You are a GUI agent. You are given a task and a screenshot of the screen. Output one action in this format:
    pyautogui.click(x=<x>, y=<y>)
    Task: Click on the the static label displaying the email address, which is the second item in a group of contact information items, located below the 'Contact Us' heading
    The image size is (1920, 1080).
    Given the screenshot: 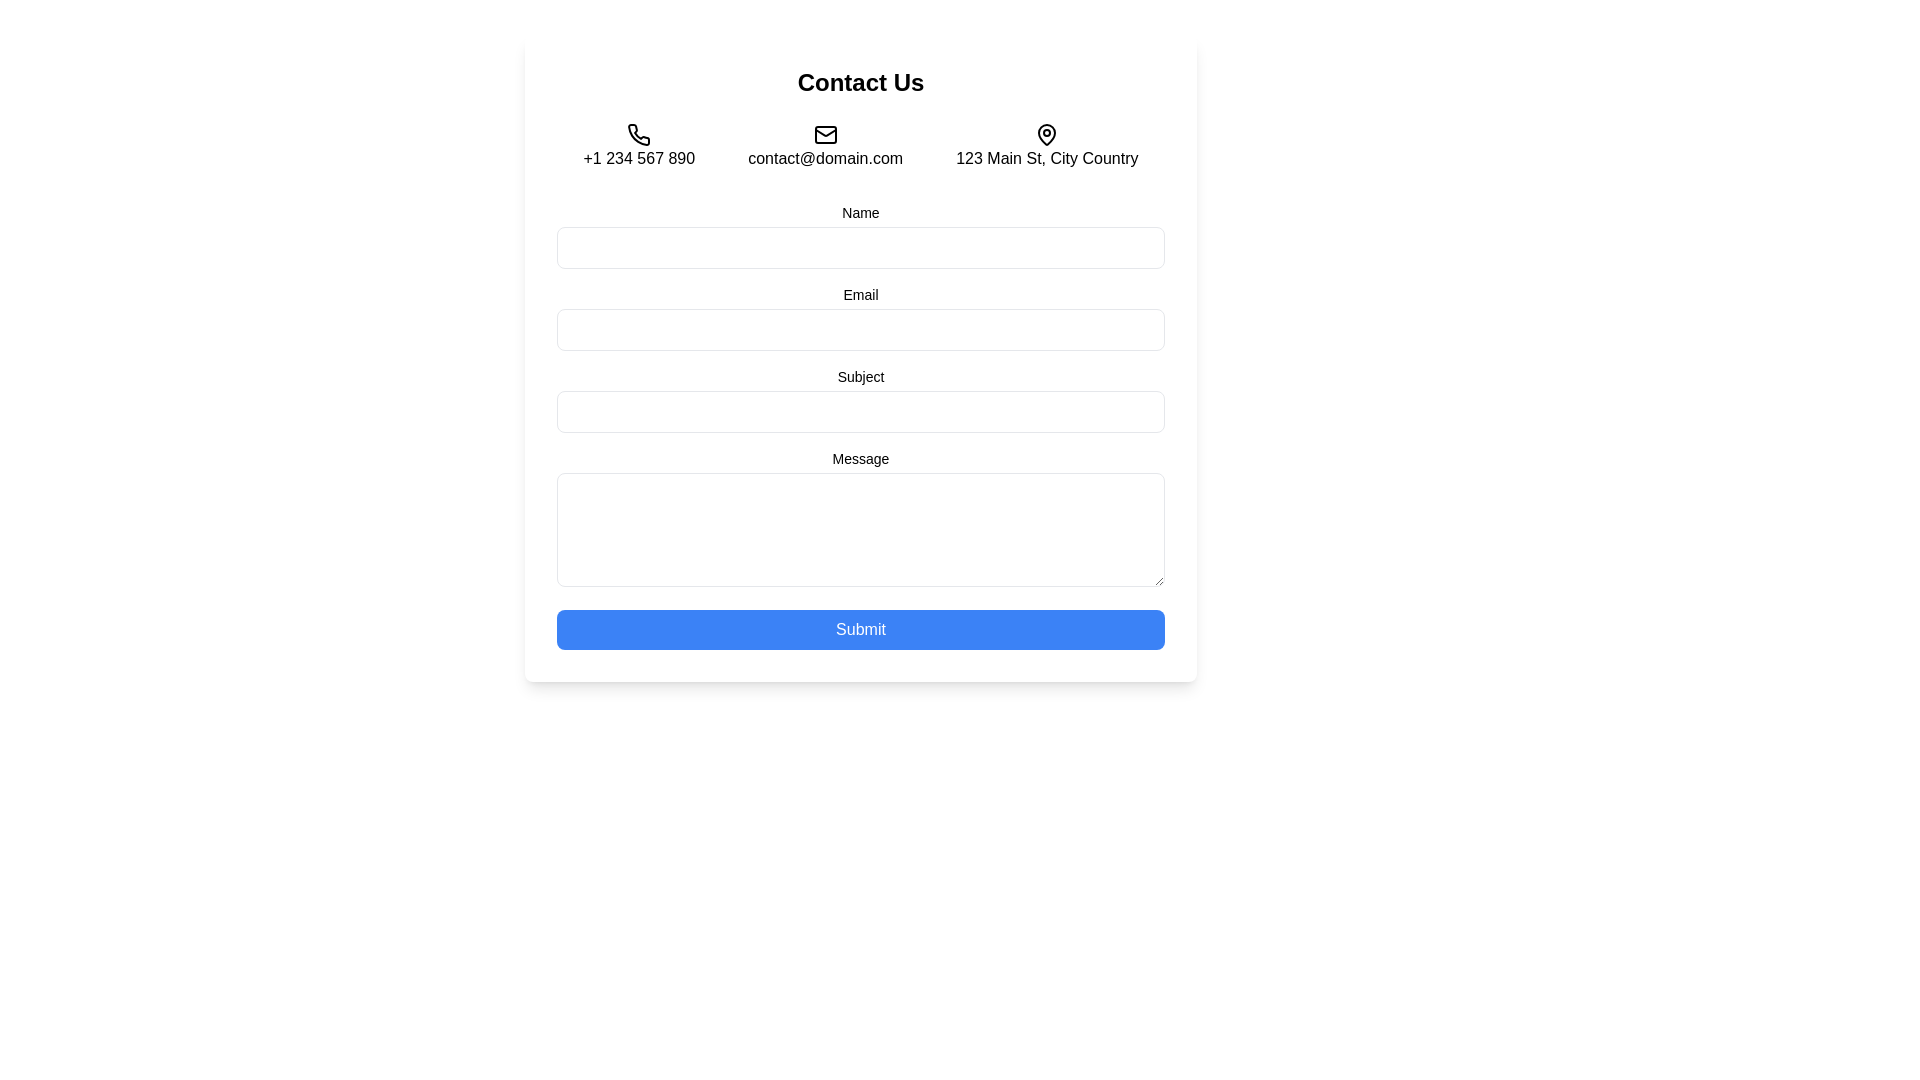 What is the action you would take?
    pyautogui.click(x=825, y=145)
    